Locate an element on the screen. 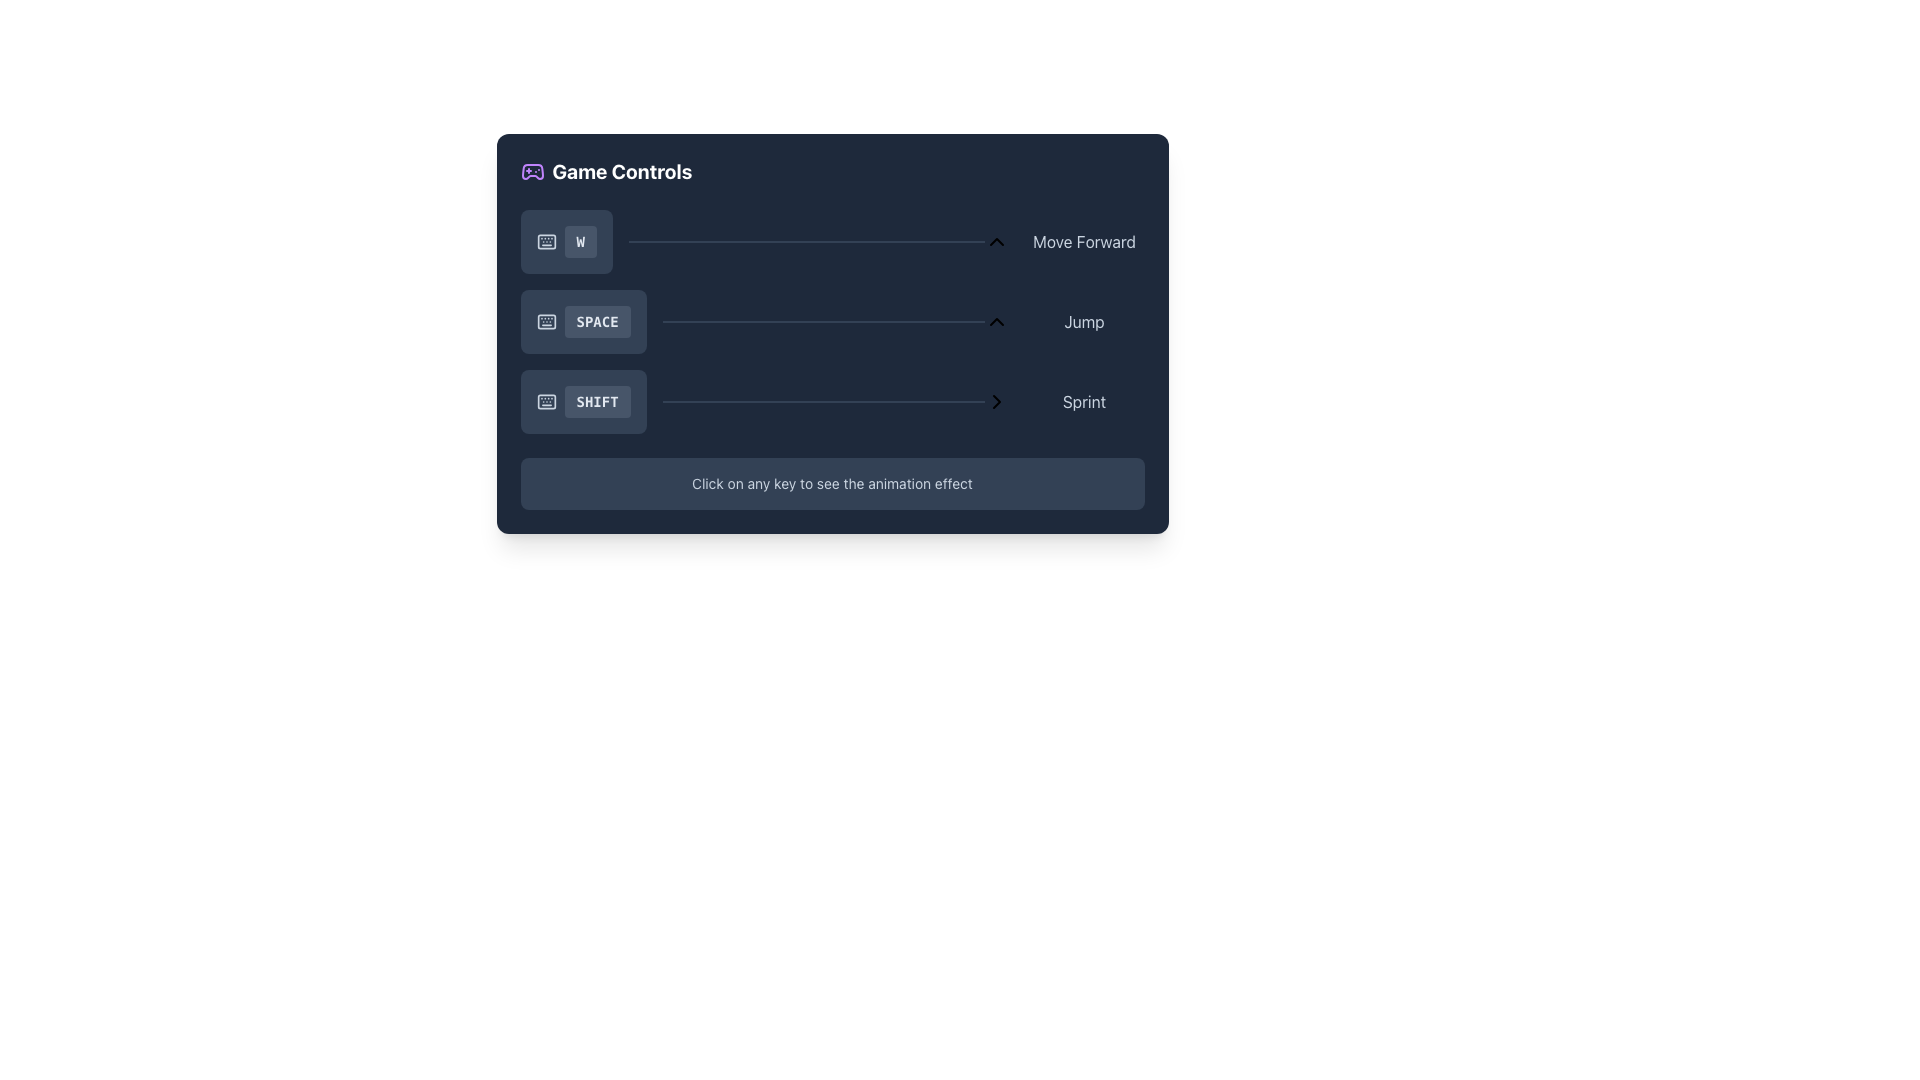  the layout of the Control List displaying game key-action mappings, which is centrally located above an explanatory text panel in the 'Game Controls' section is located at coordinates (832, 320).